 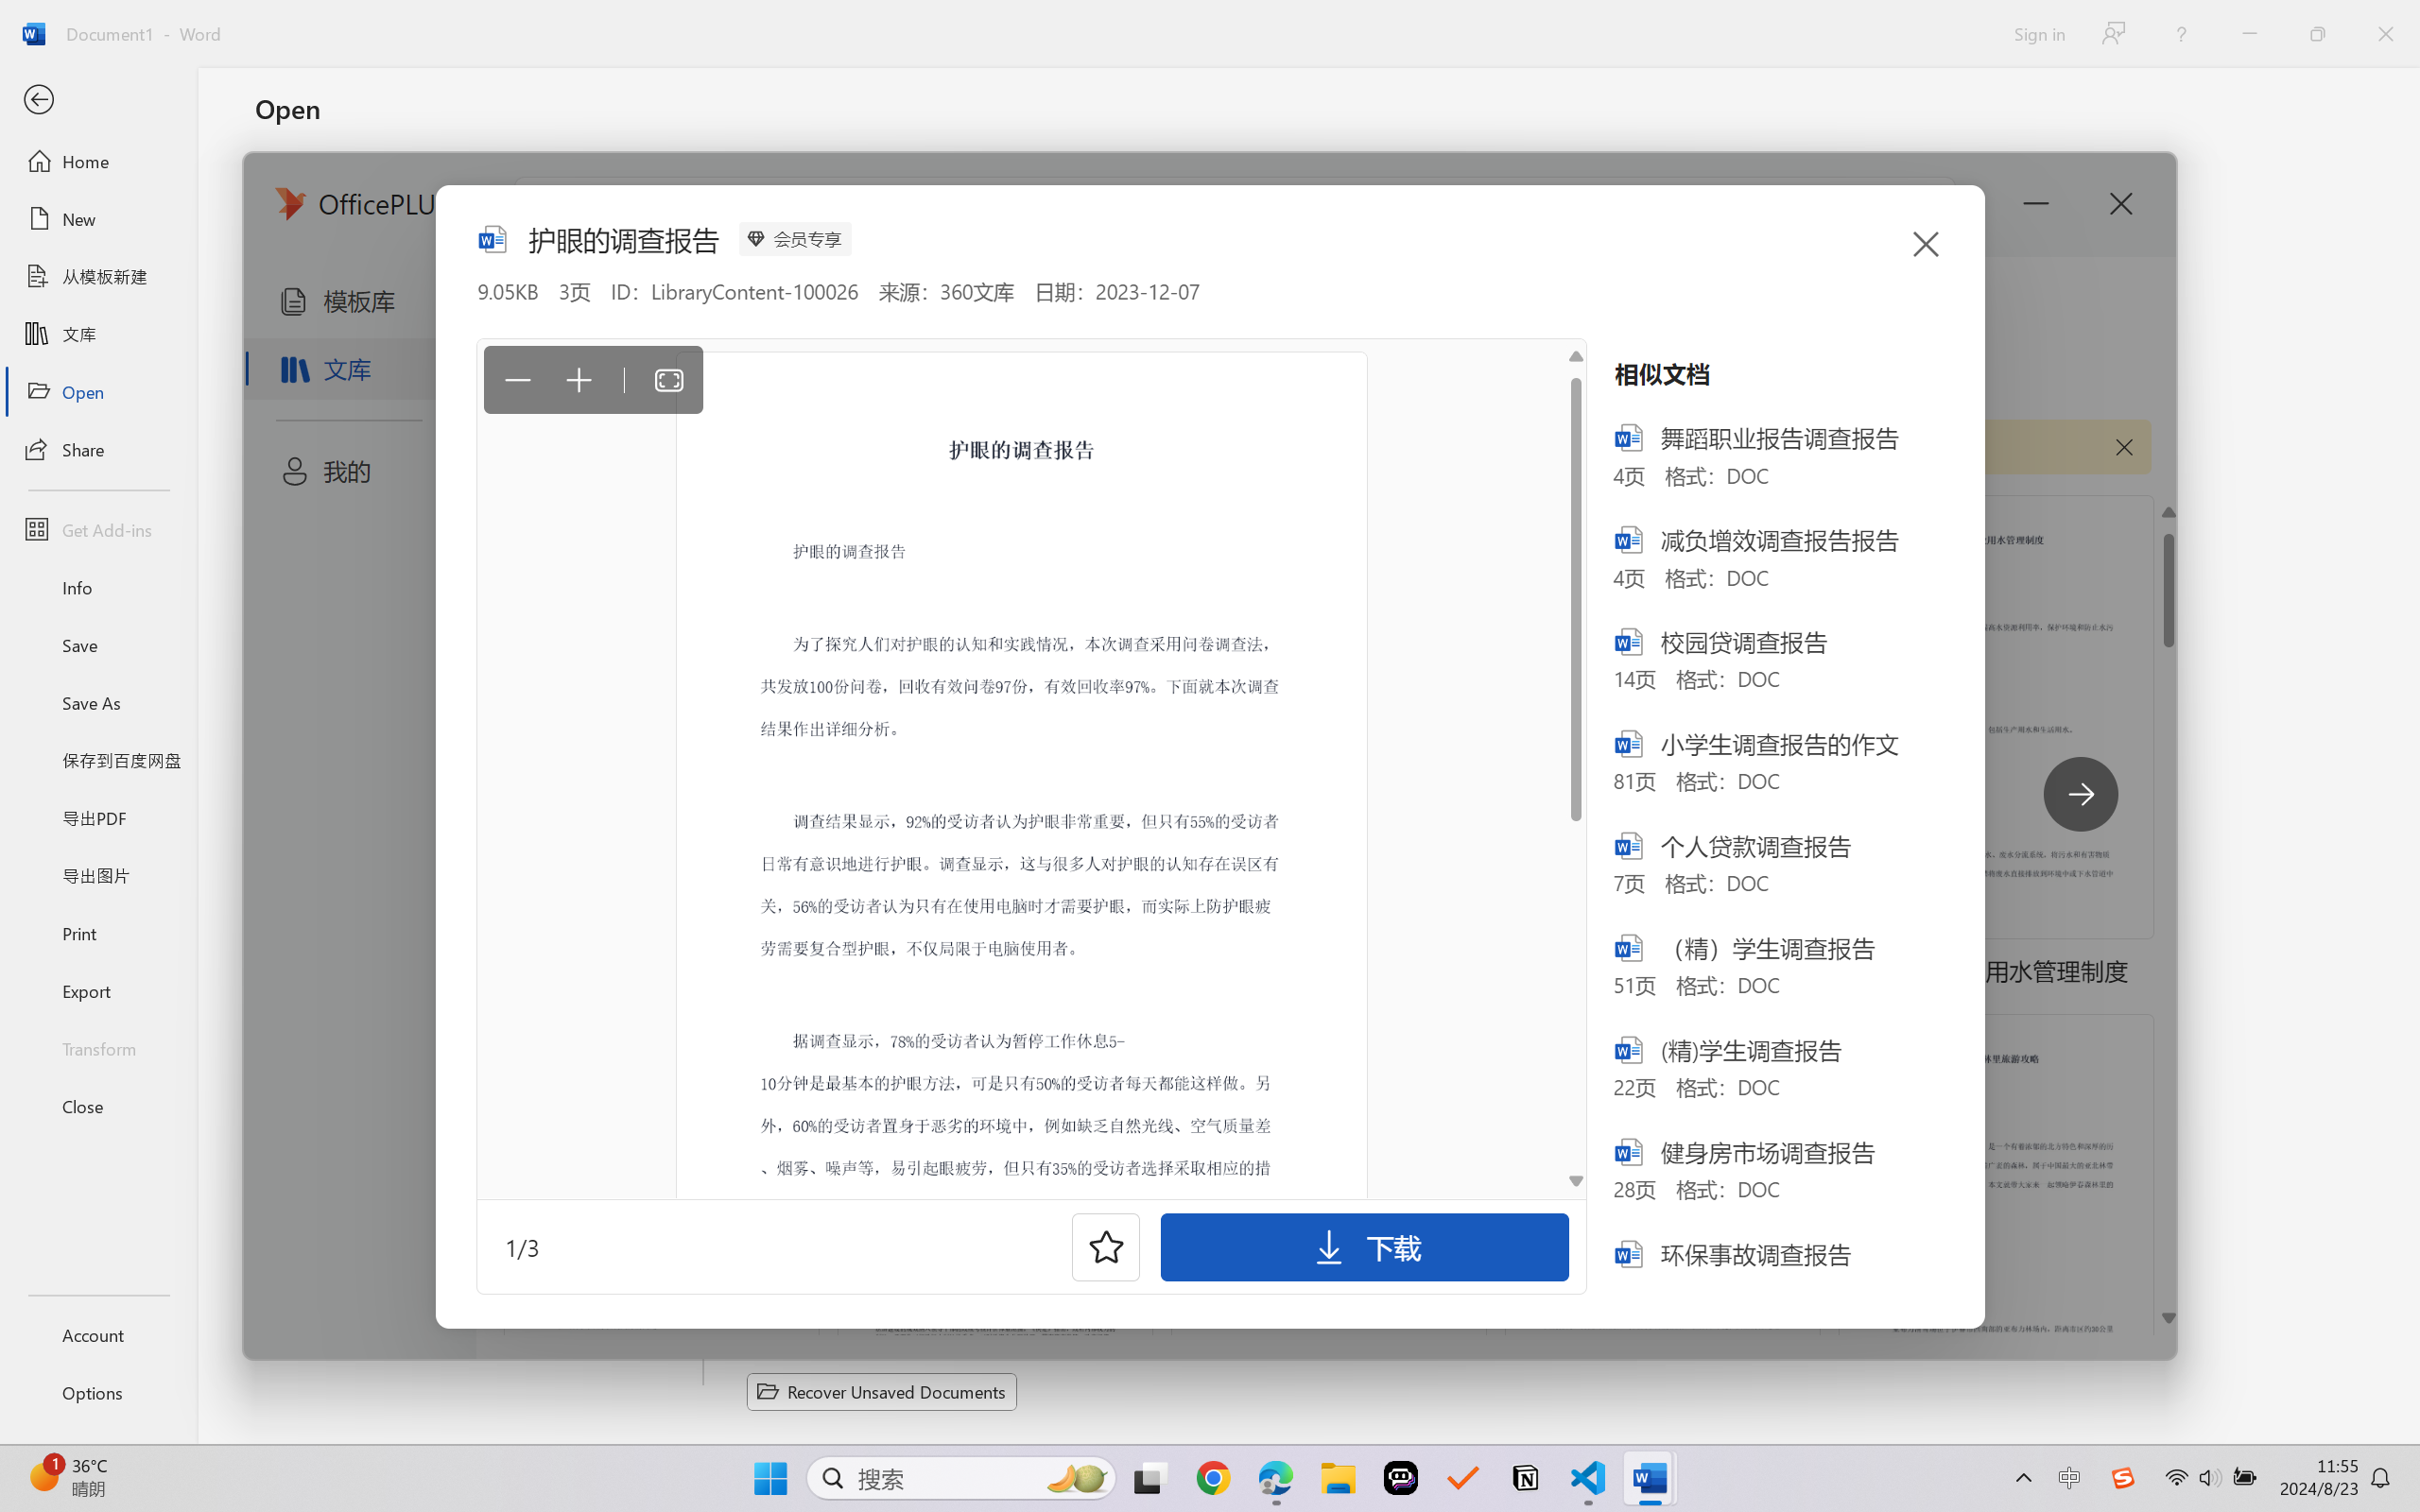 I want to click on 'Info', so click(x=97, y=586).